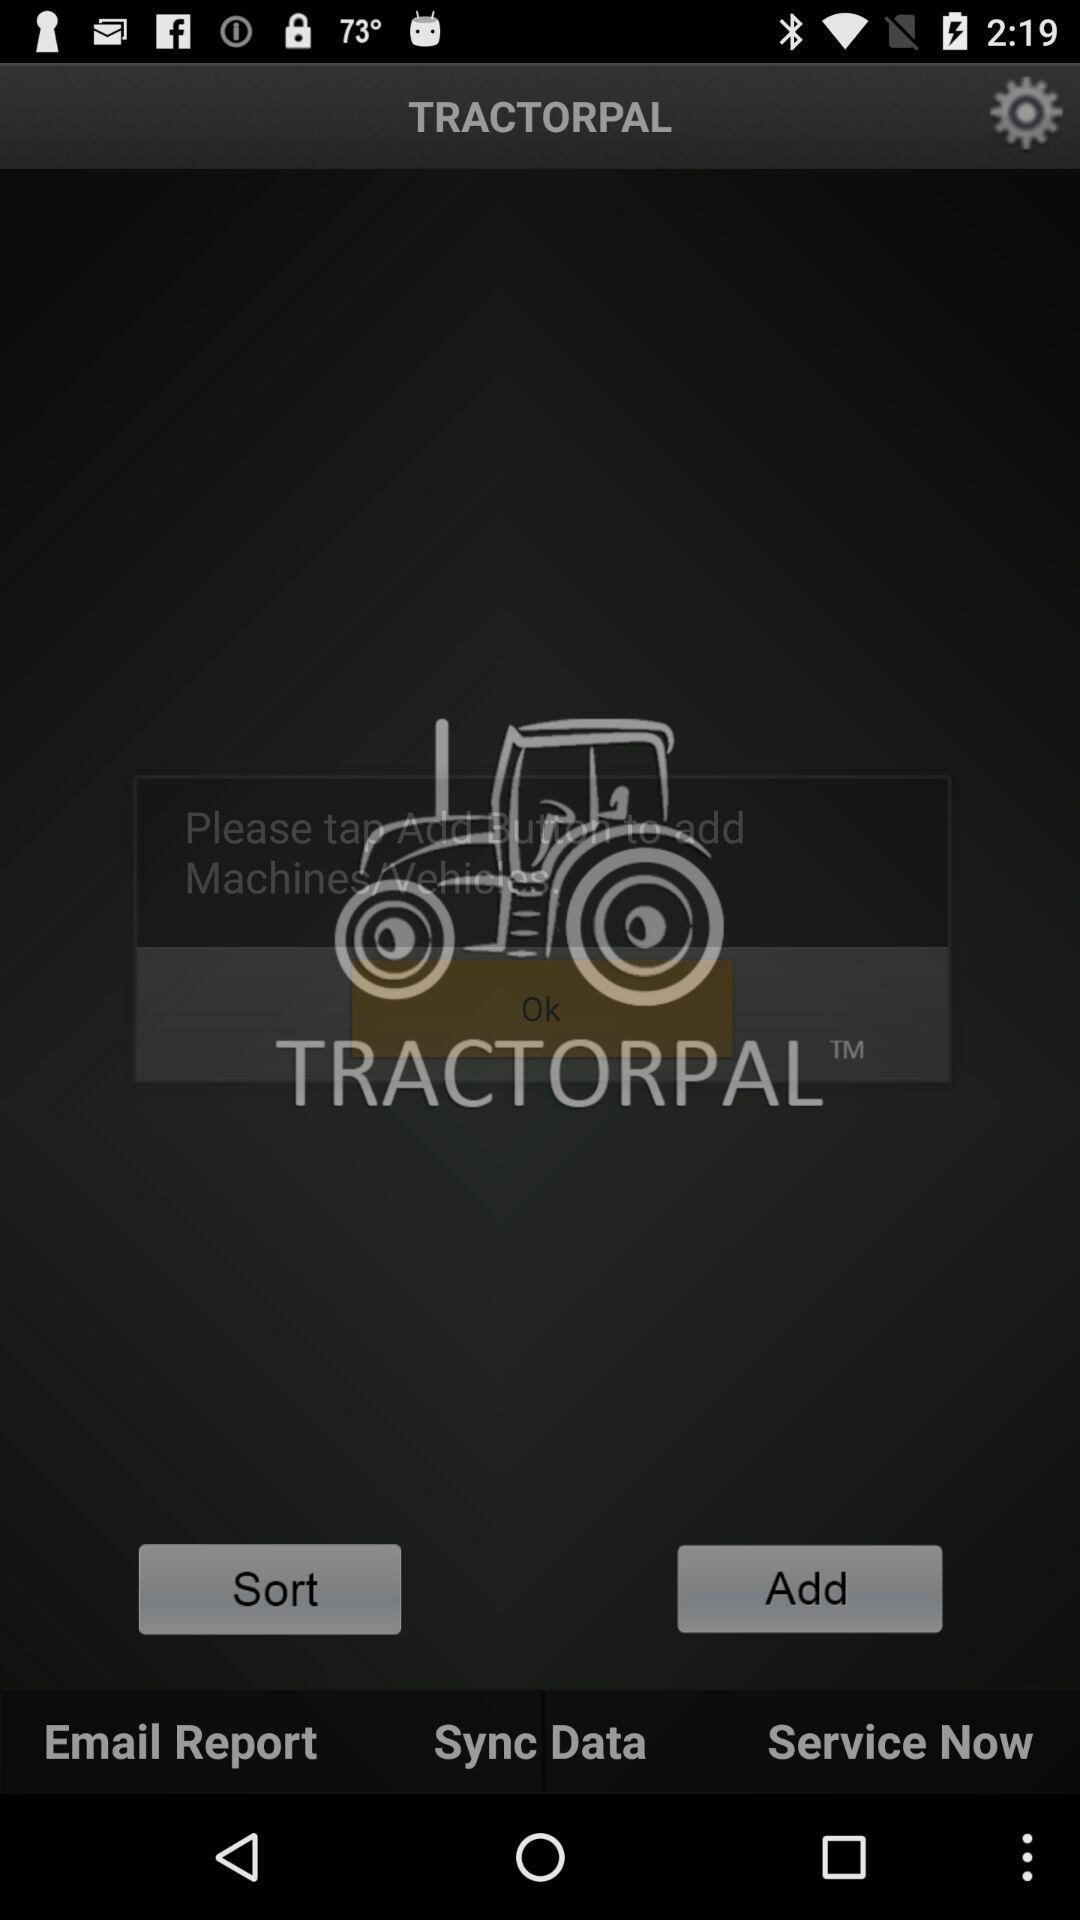 The height and width of the screenshot is (1920, 1080). Describe the element at coordinates (810, 1587) in the screenshot. I see `the option using knowledge` at that location.